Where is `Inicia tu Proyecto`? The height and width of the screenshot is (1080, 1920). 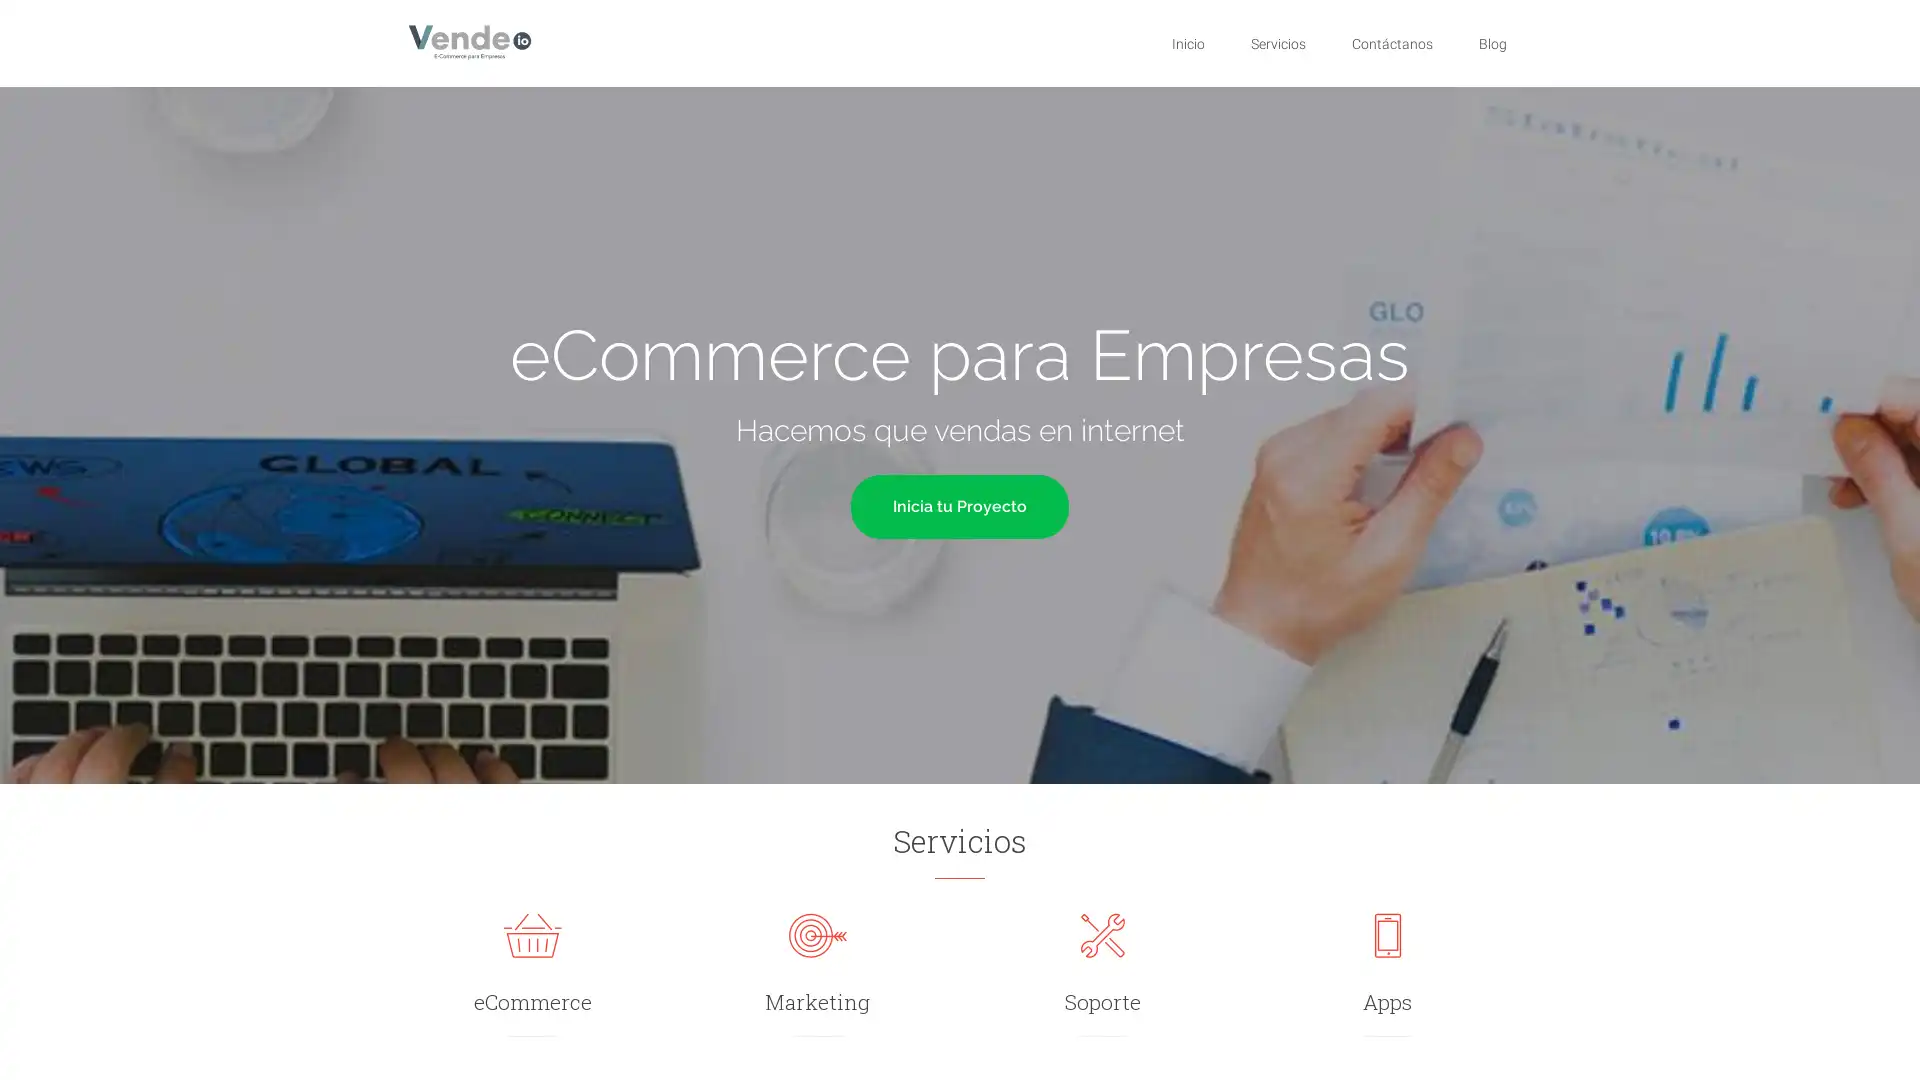 Inicia tu Proyecto is located at coordinates (960, 504).